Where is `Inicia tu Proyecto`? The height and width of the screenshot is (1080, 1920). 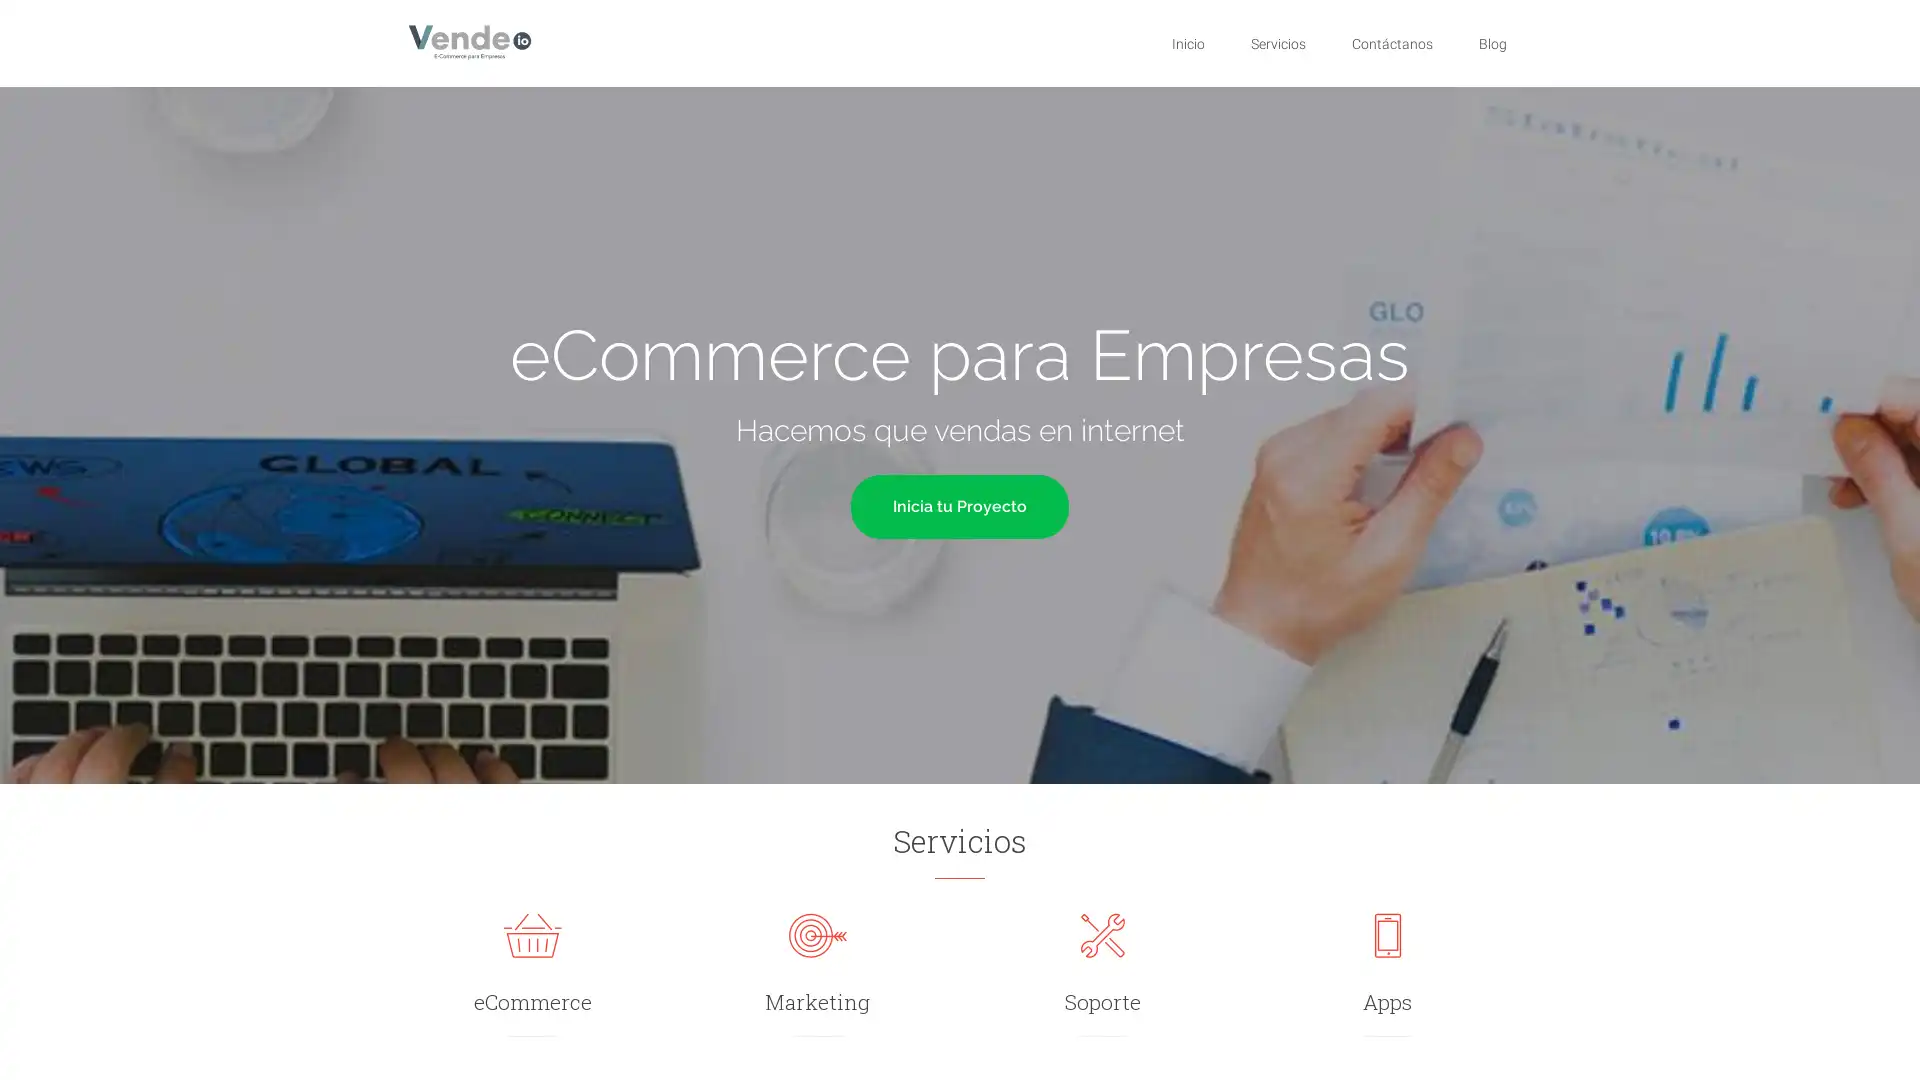 Inicia tu Proyecto is located at coordinates (960, 504).